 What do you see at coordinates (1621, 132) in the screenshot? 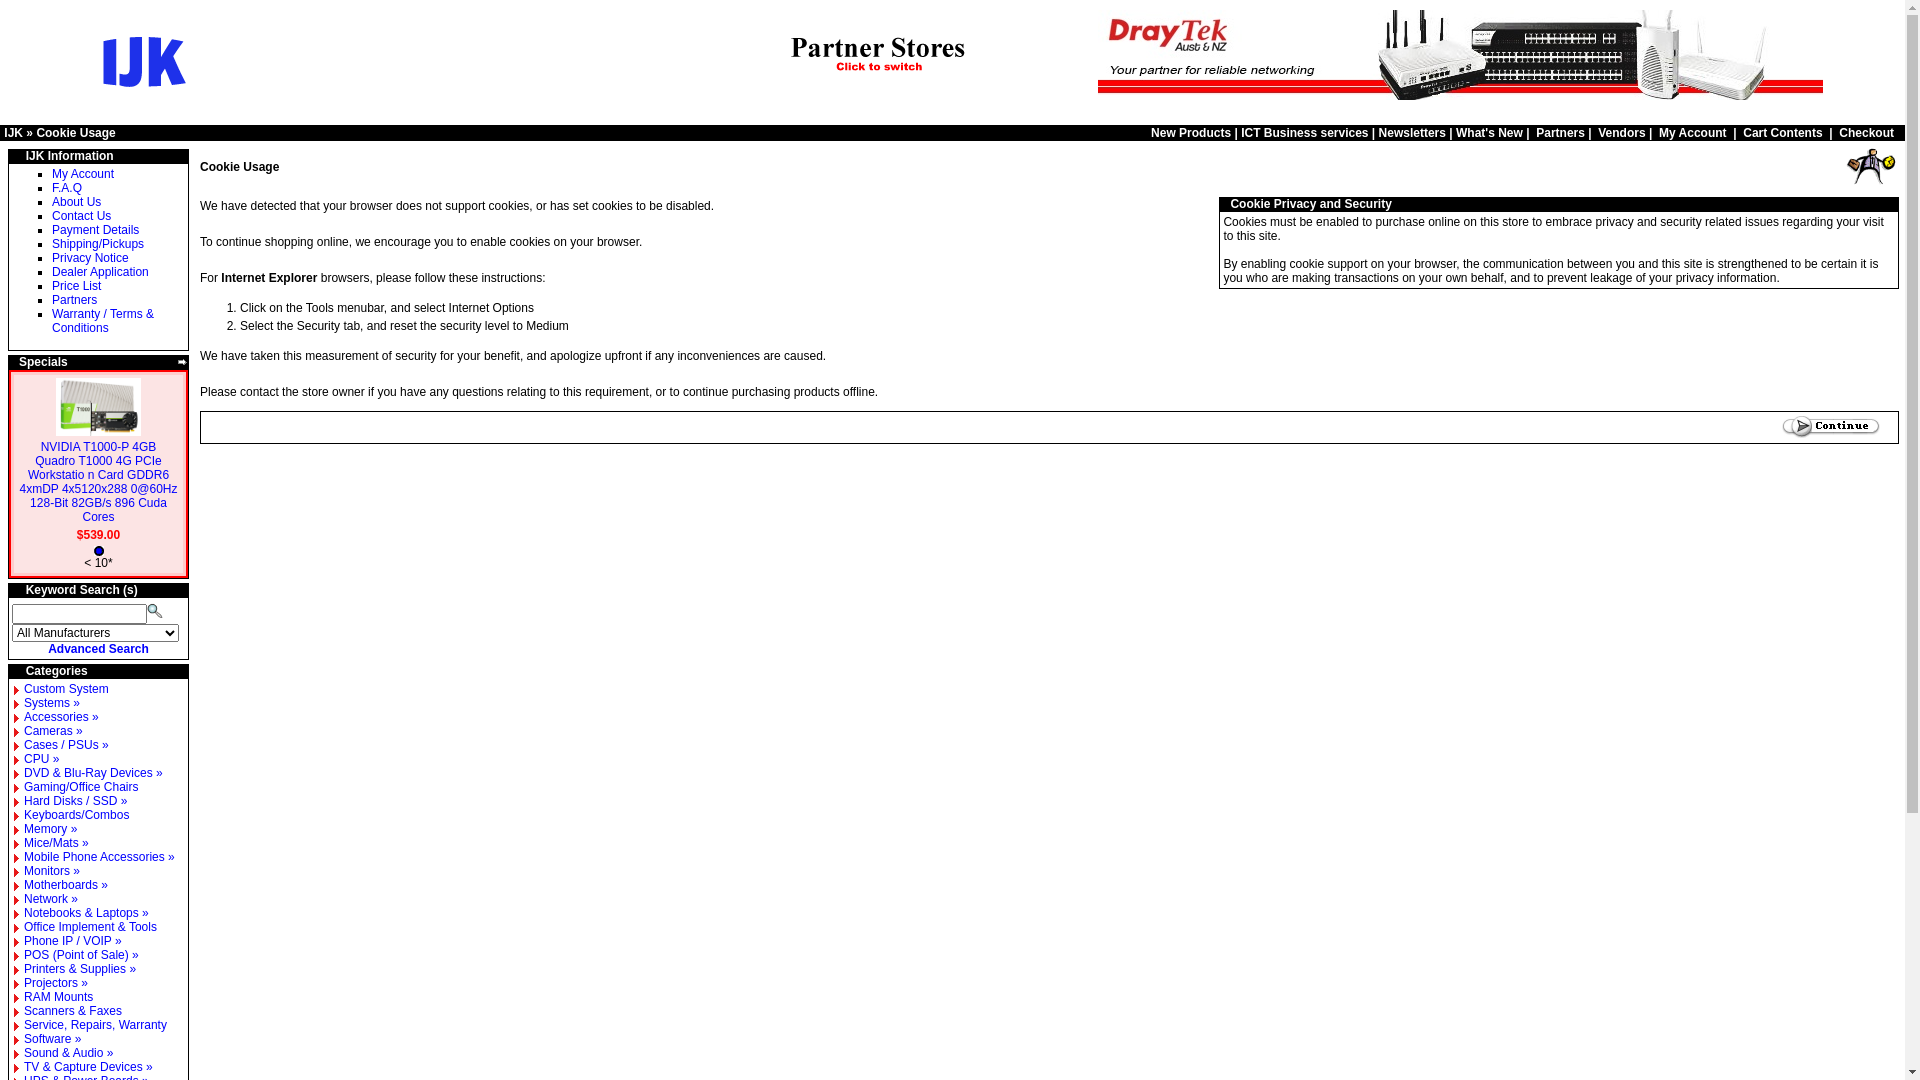
I see `'Vendors'` at bounding box center [1621, 132].